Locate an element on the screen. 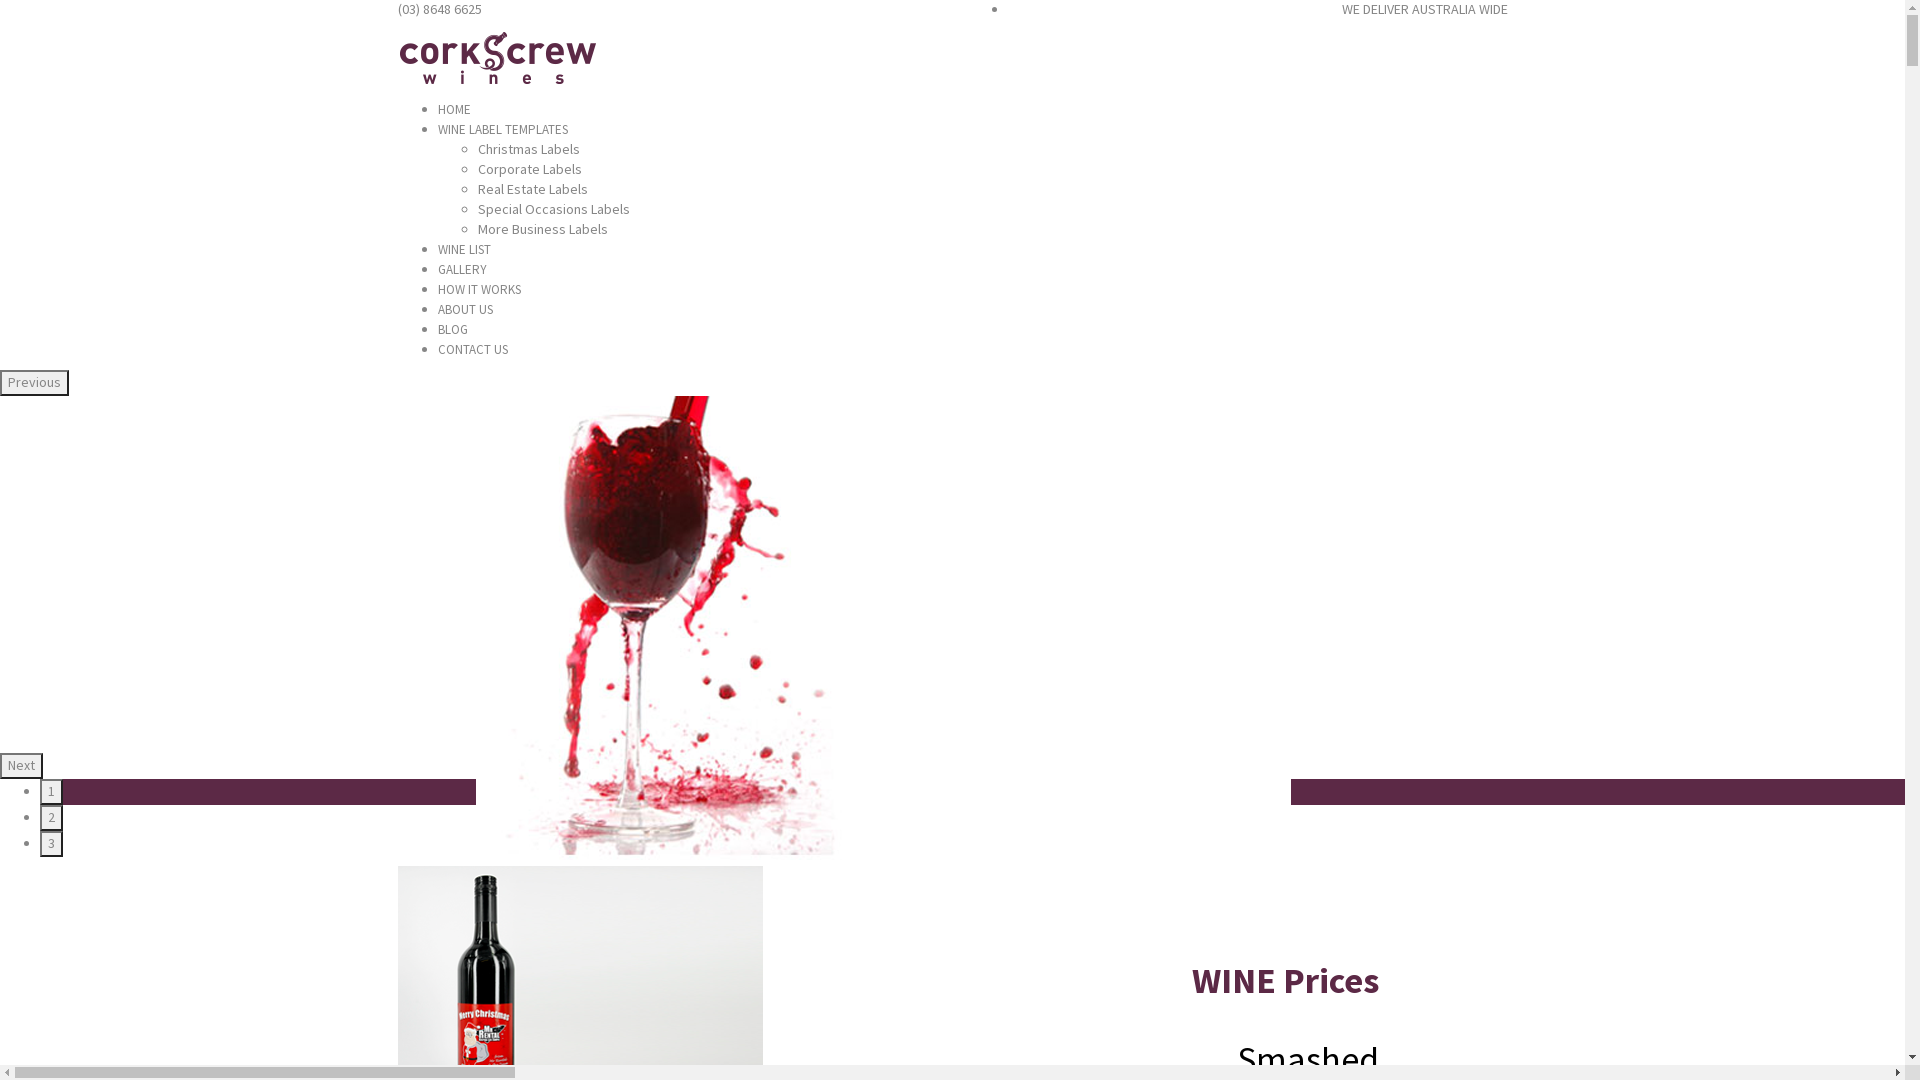  'Previous' is located at coordinates (34, 382).